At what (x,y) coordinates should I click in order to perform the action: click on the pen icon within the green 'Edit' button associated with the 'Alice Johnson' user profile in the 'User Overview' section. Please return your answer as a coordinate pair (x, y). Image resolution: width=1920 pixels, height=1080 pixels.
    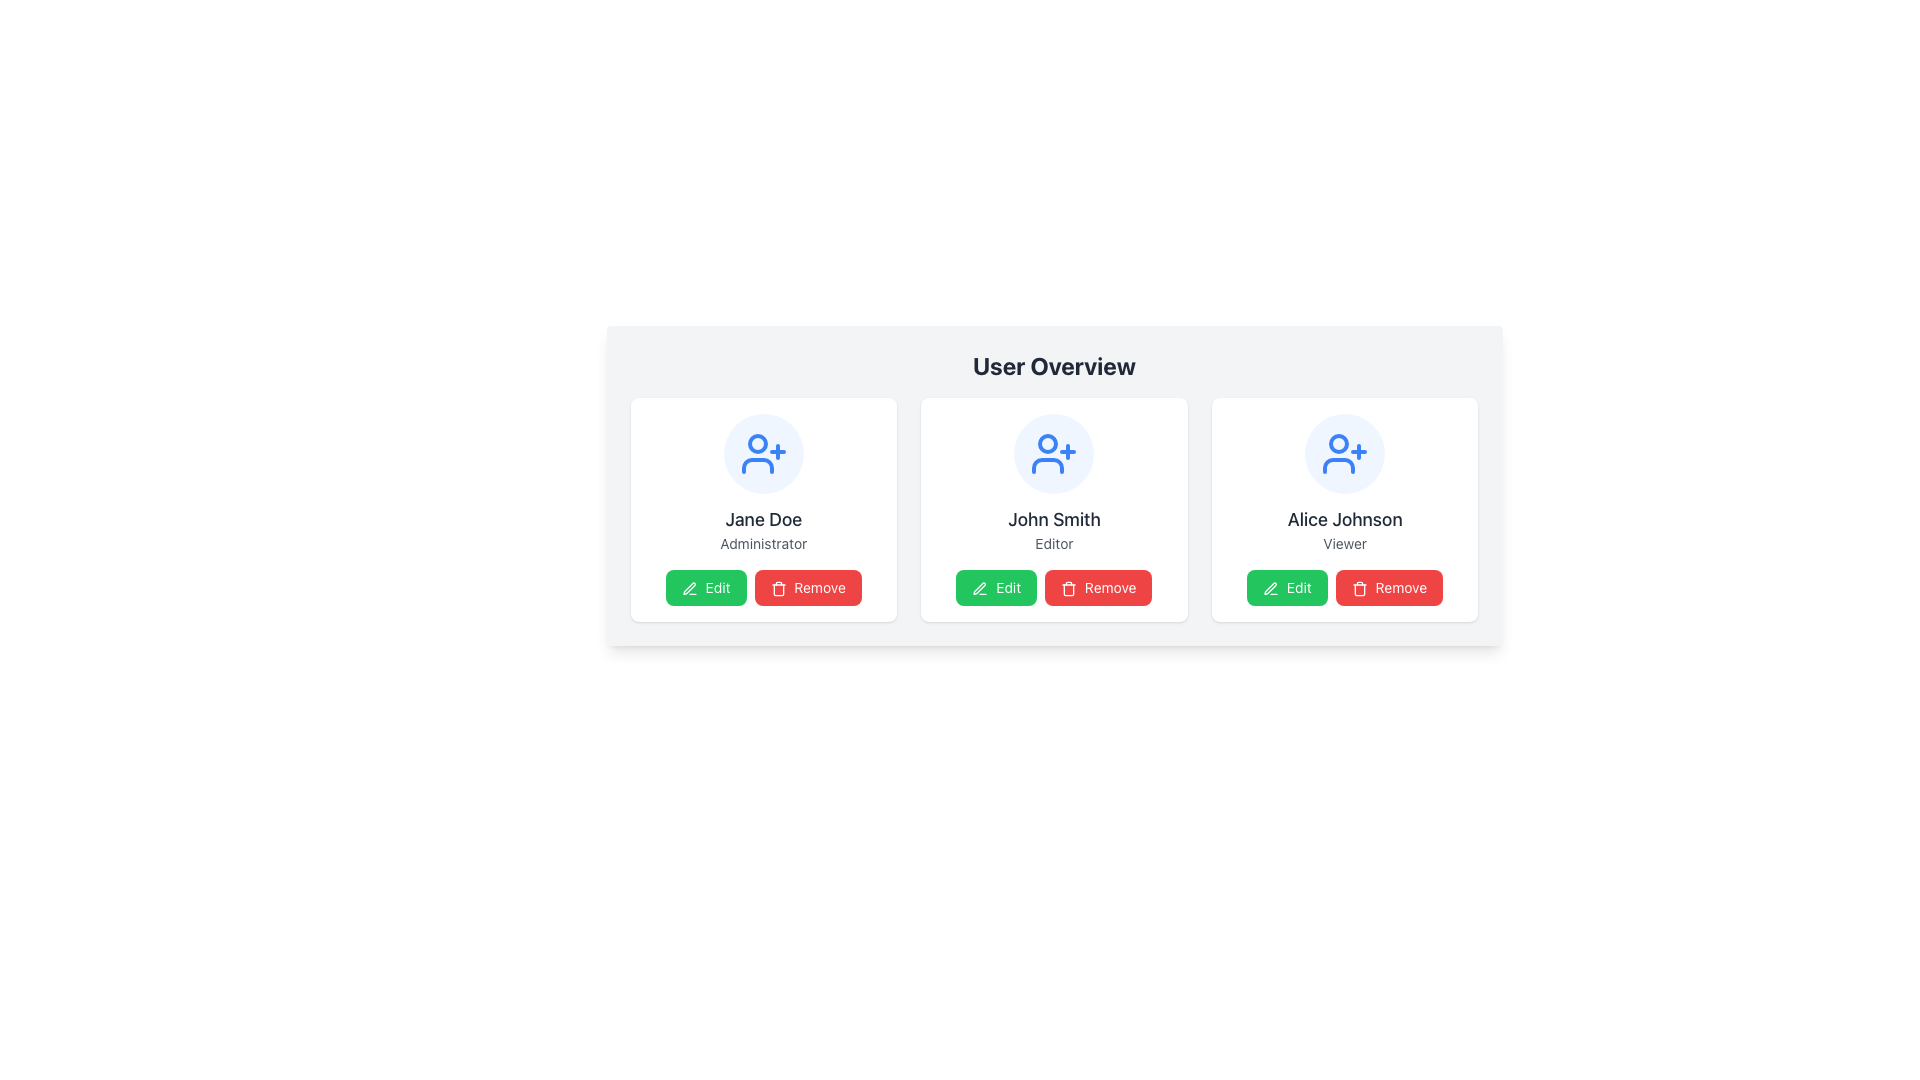
    Looking at the image, I should click on (1269, 586).